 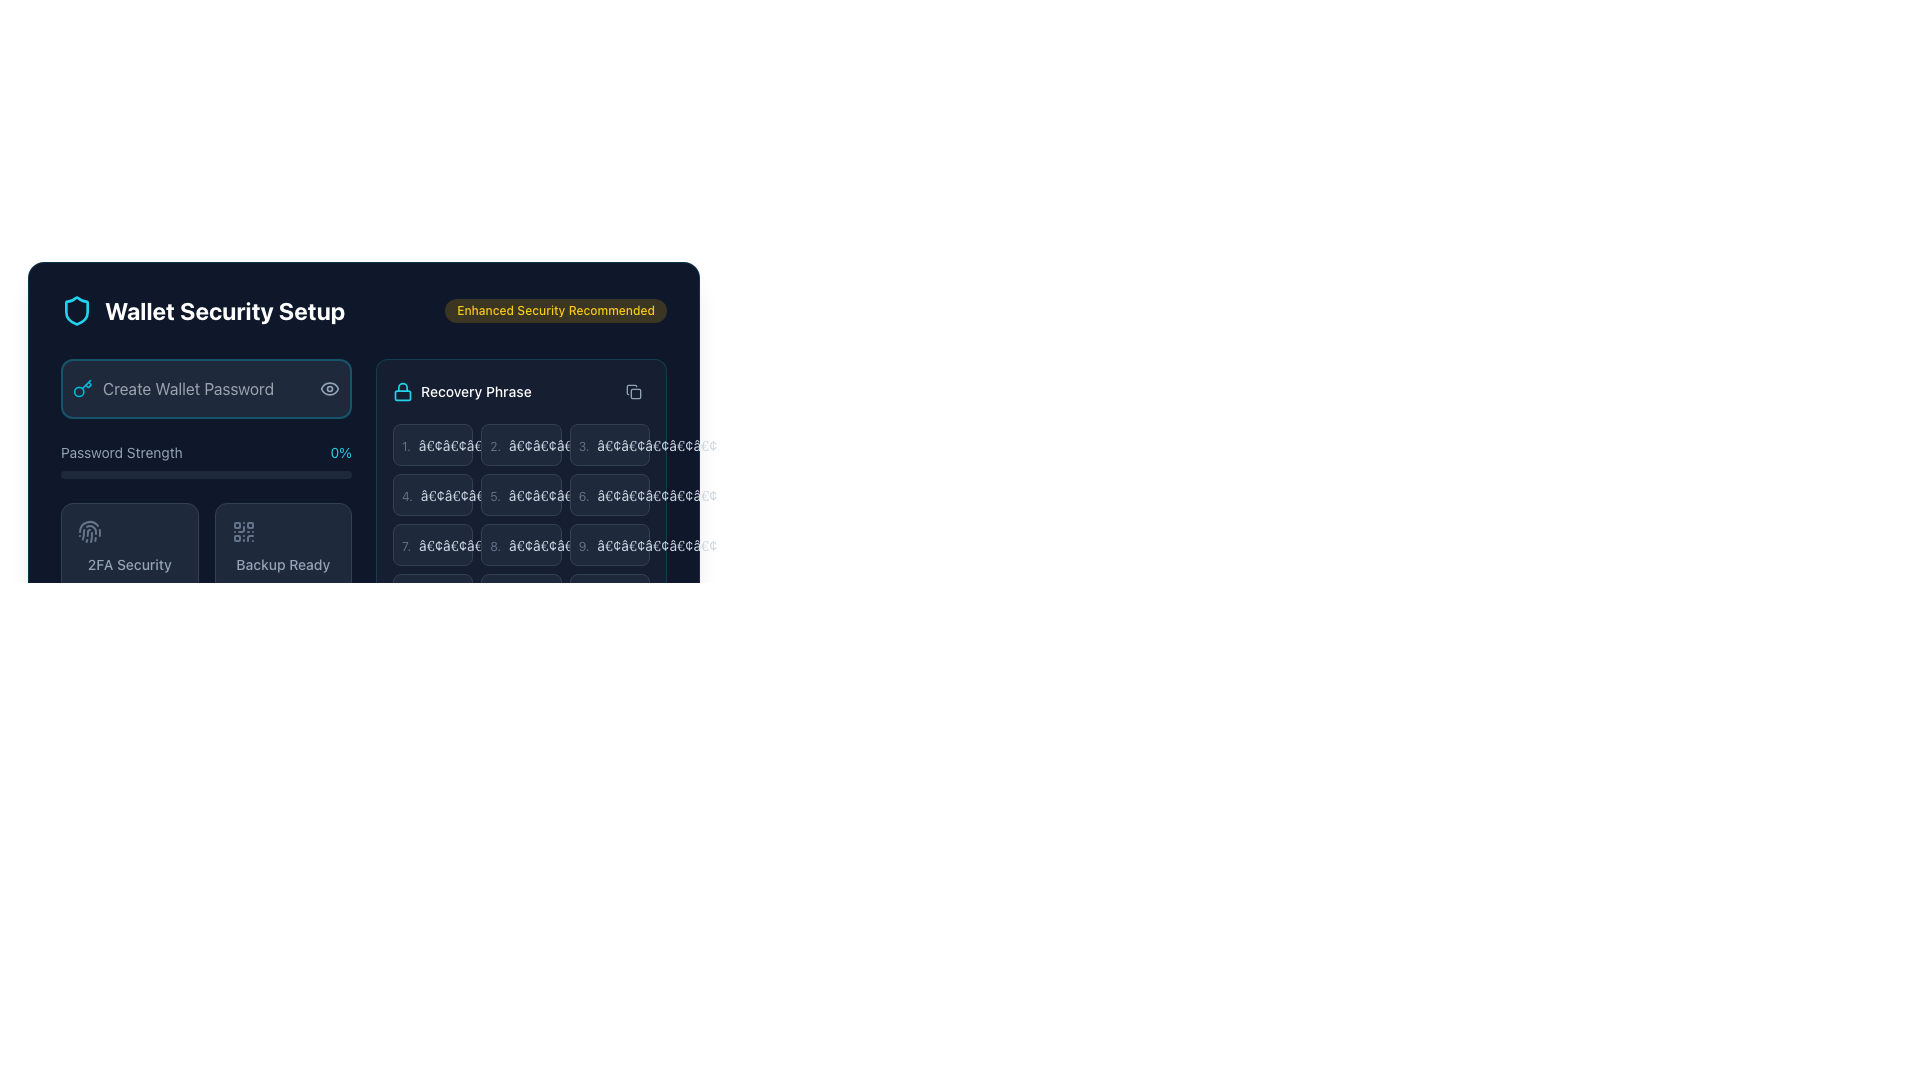 What do you see at coordinates (521, 494) in the screenshot?
I see `label from the rectangular box with a dark background, light border, and containing the number '5.' followed by dots, located in the second row and middle column of a 3-column grid layout` at bounding box center [521, 494].